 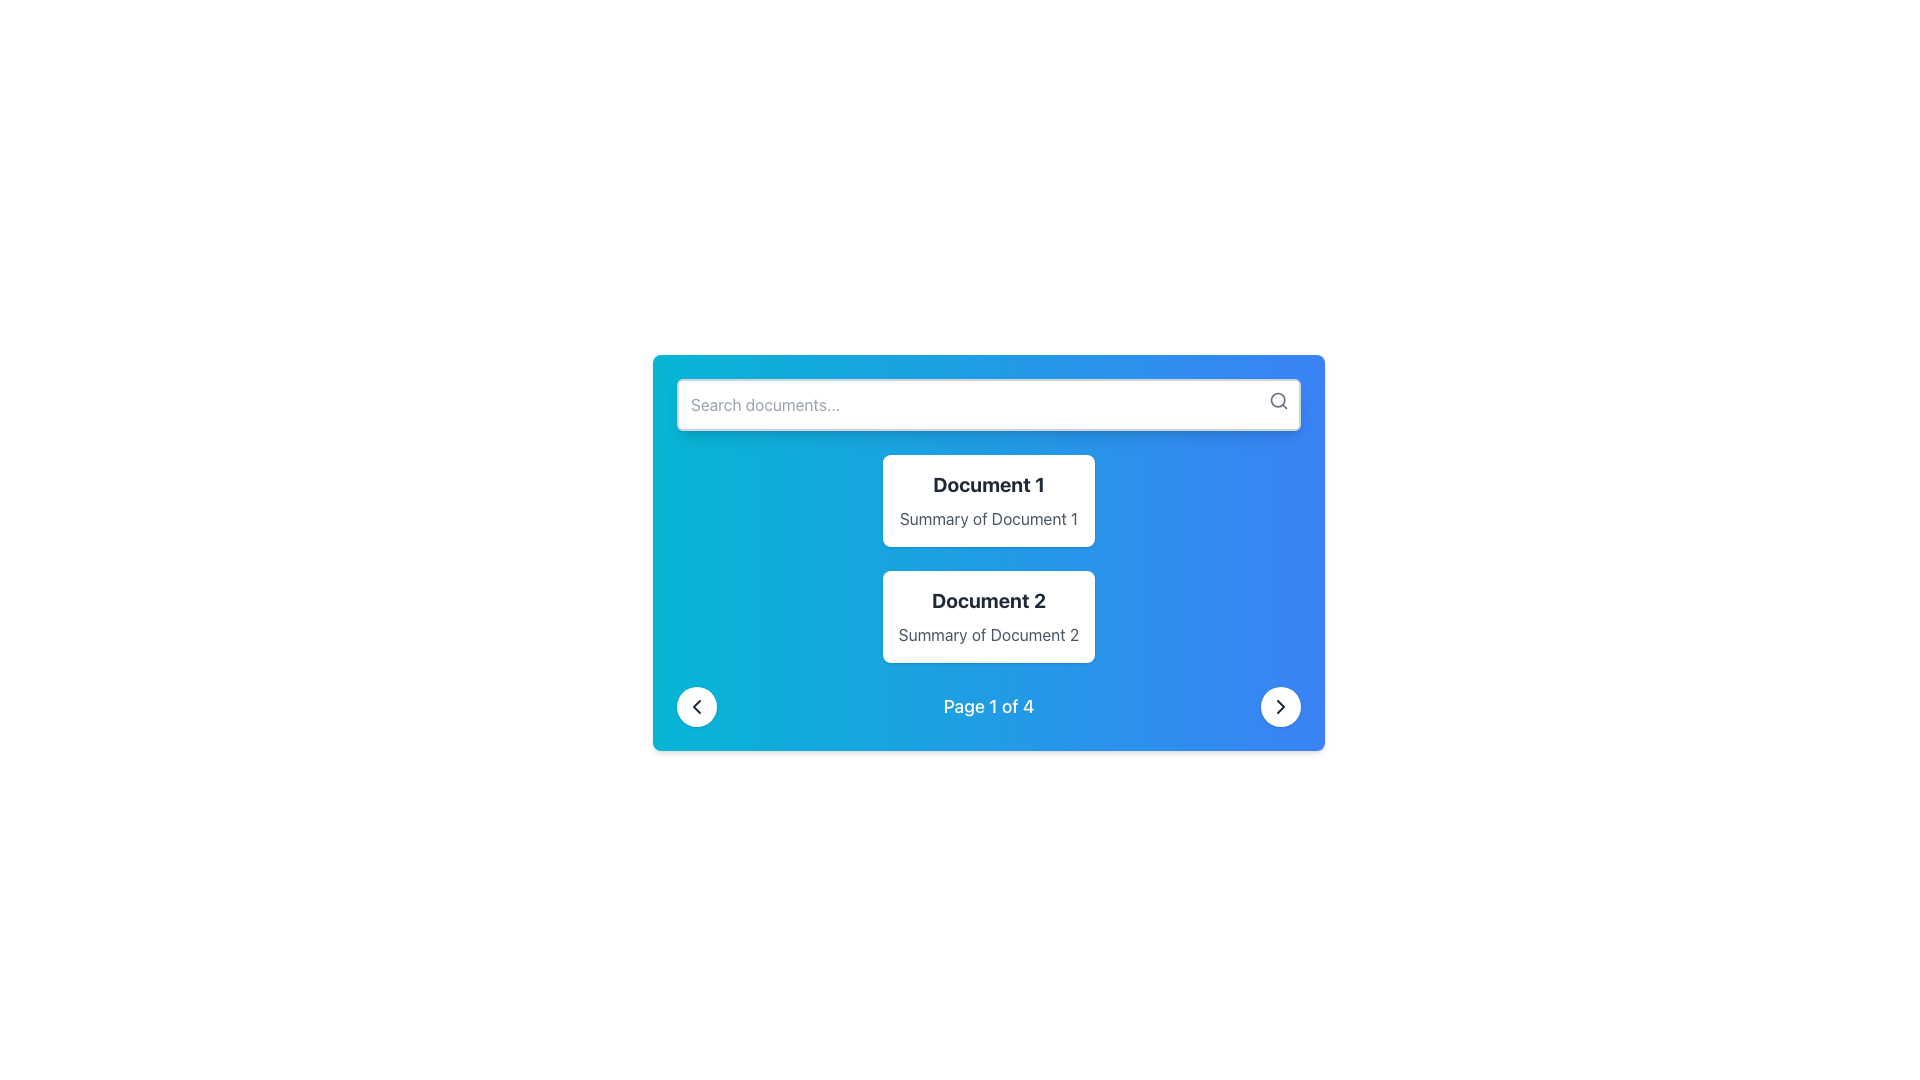 What do you see at coordinates (988, 616) in the screenshot?
I see `the informational card displaying 'Document 2' with a summary, which is the second card in a vertical layout below 'Document 1'` at bounding box center [988, 616].